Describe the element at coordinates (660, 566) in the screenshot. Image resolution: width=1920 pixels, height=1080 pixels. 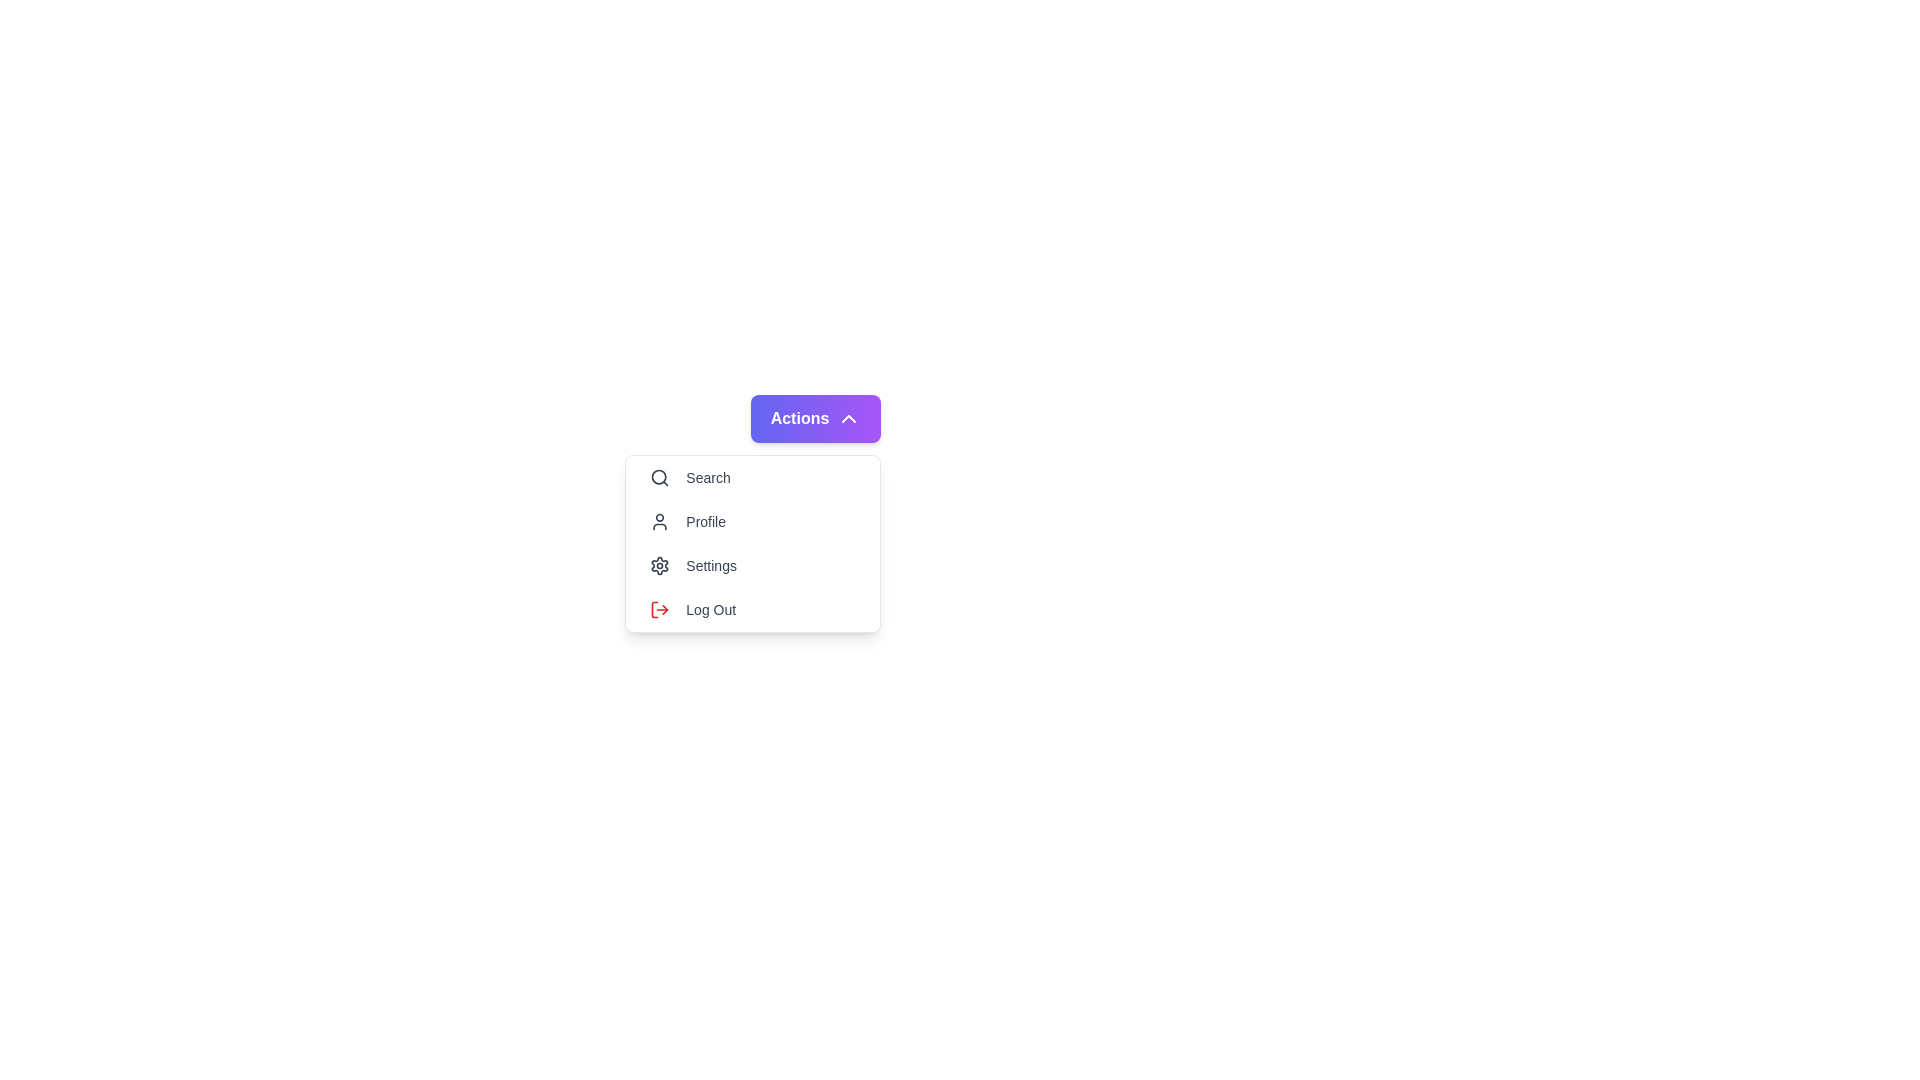
I see `the 'Settings' icon, which is a gear shape located to the left of the label 'Settings' in the vertical dropdown menu` at that location.